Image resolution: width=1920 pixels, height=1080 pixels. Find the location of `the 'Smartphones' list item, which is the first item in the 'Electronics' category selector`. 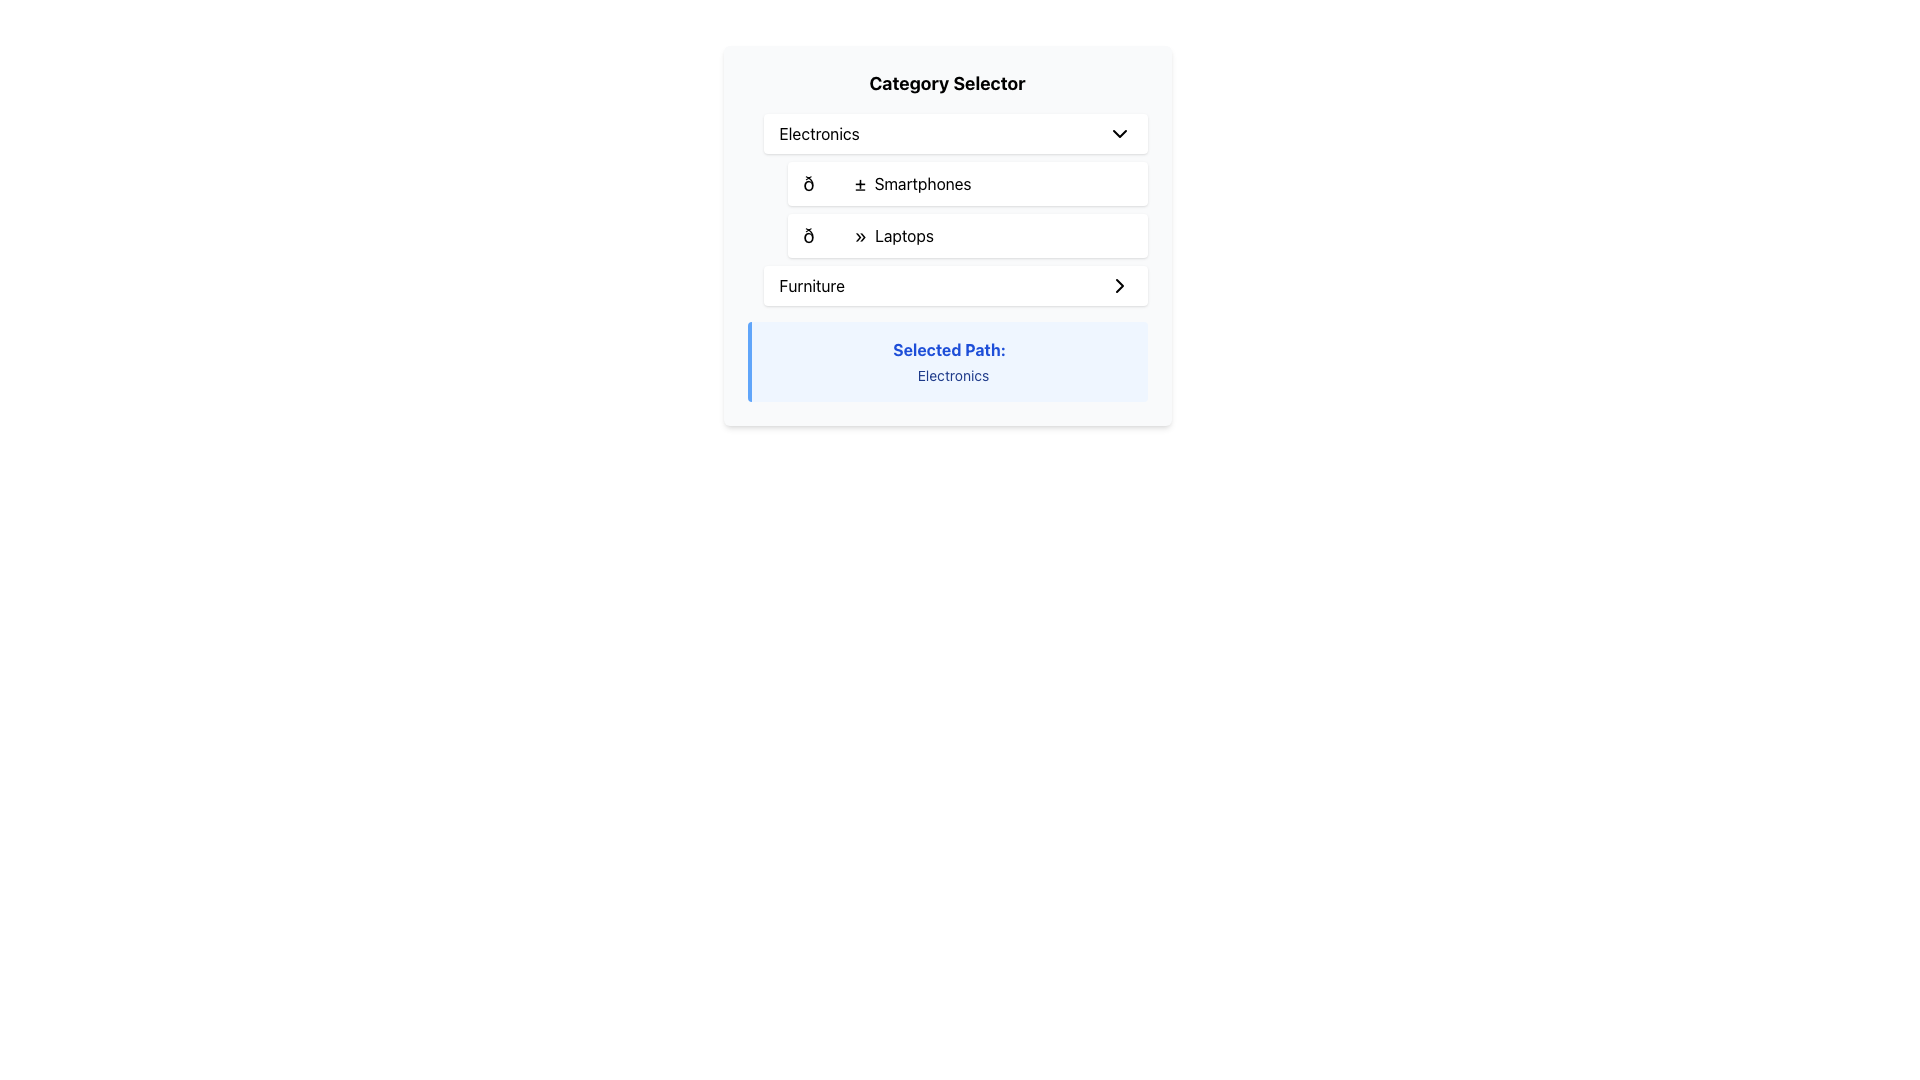

the 'Smartphones' list item, which is the first item in the 'Electronics' category selector is located at coordinates (886, 184).